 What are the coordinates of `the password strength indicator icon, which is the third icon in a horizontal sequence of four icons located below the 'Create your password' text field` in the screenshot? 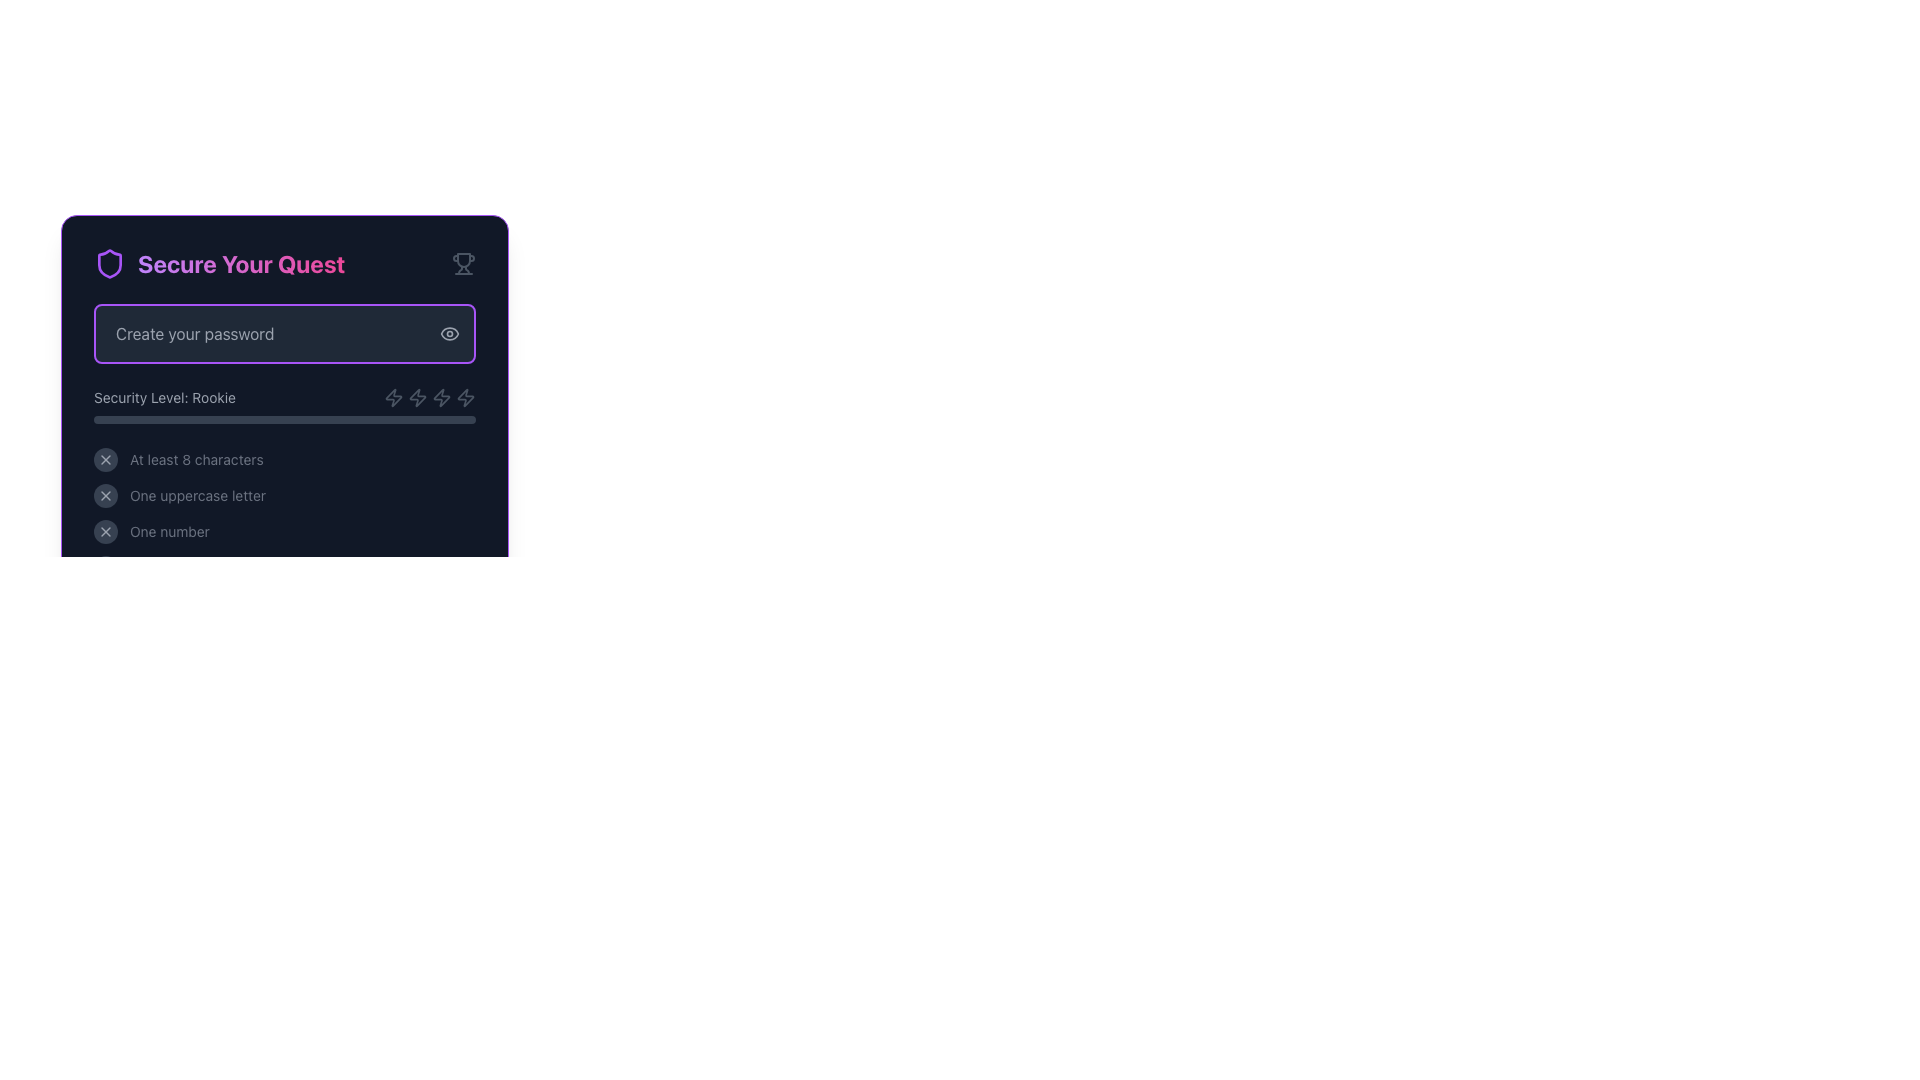 It's located at (440, 397).